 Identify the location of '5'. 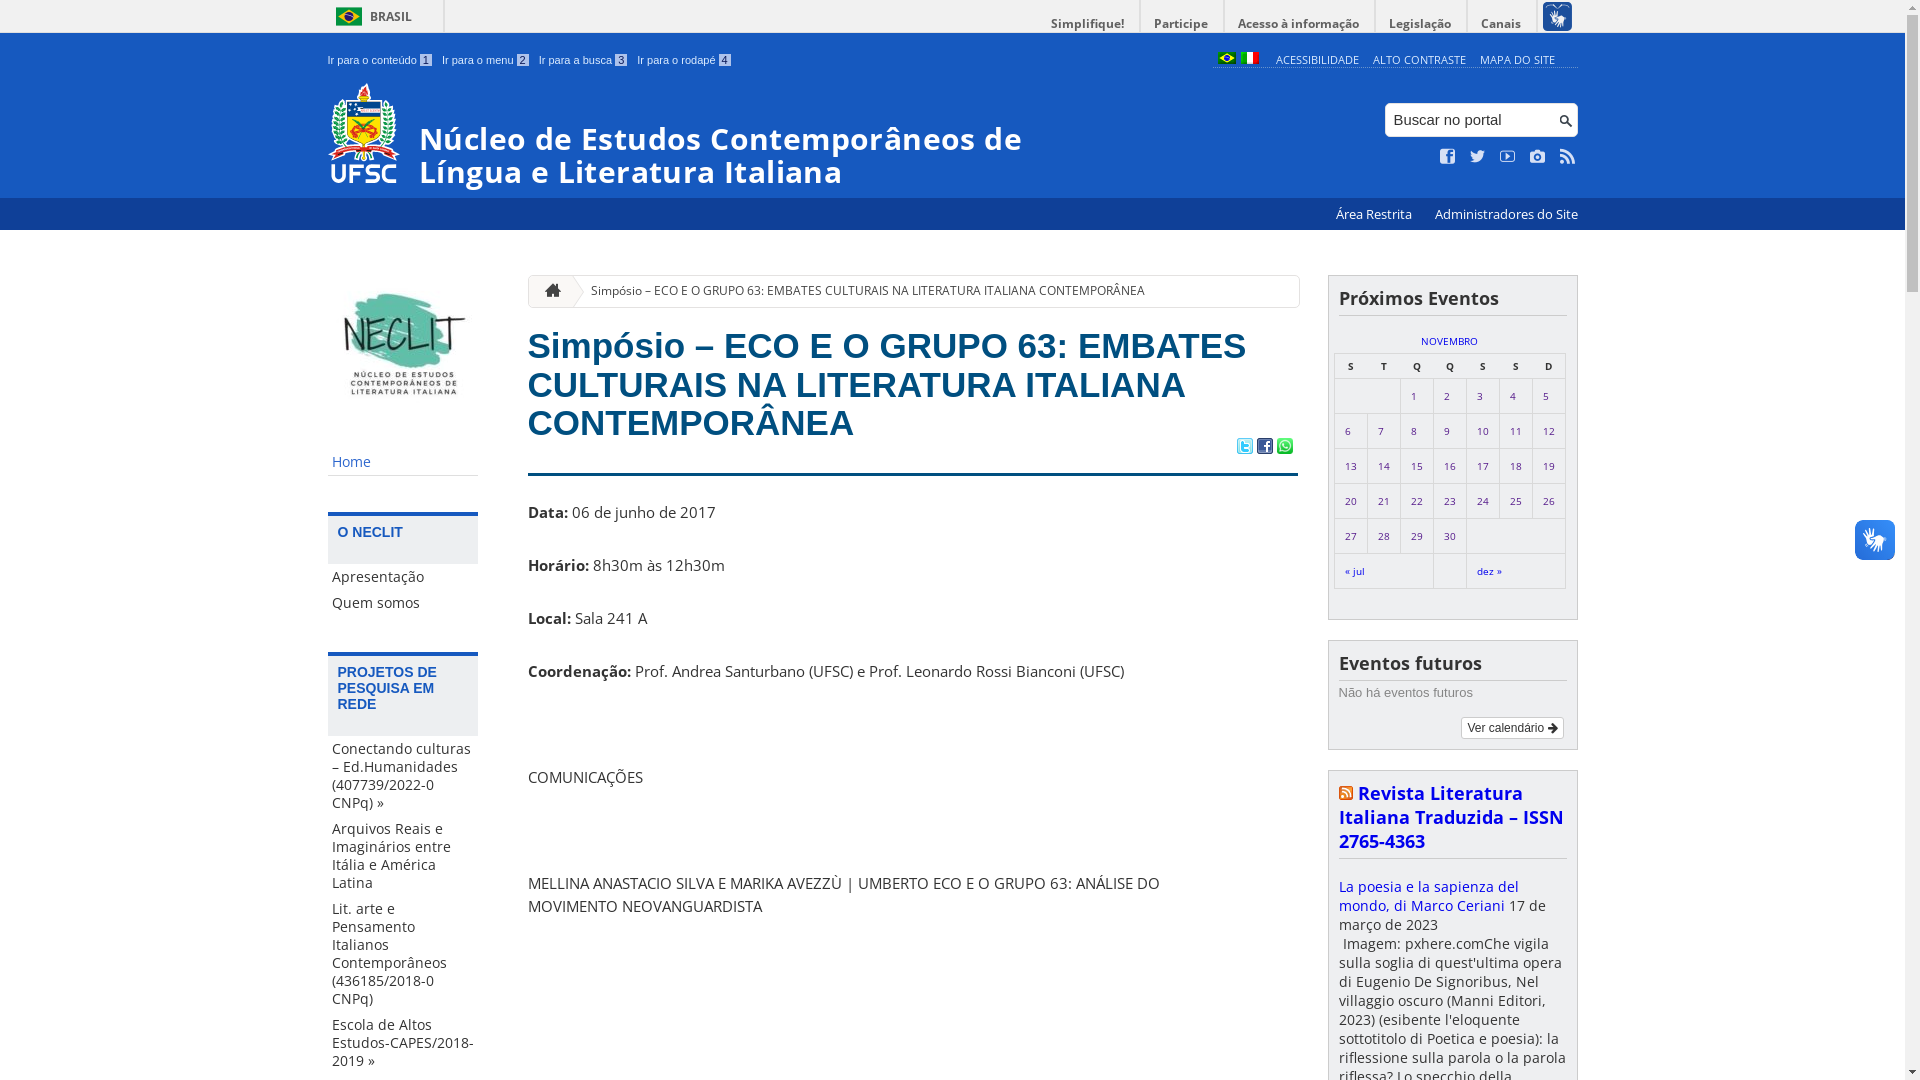
(1544, 396).